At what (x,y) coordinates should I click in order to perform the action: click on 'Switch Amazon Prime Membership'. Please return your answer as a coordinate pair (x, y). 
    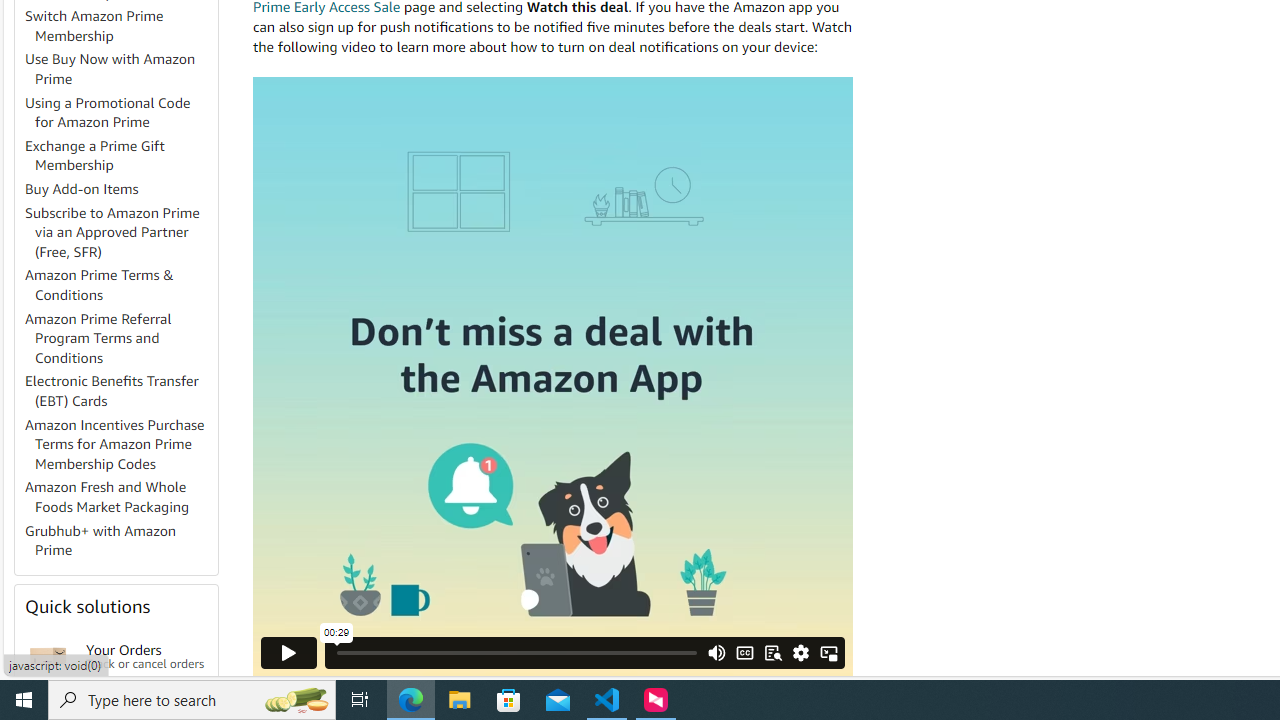
    Looking at the image, I should click on (93, 25).